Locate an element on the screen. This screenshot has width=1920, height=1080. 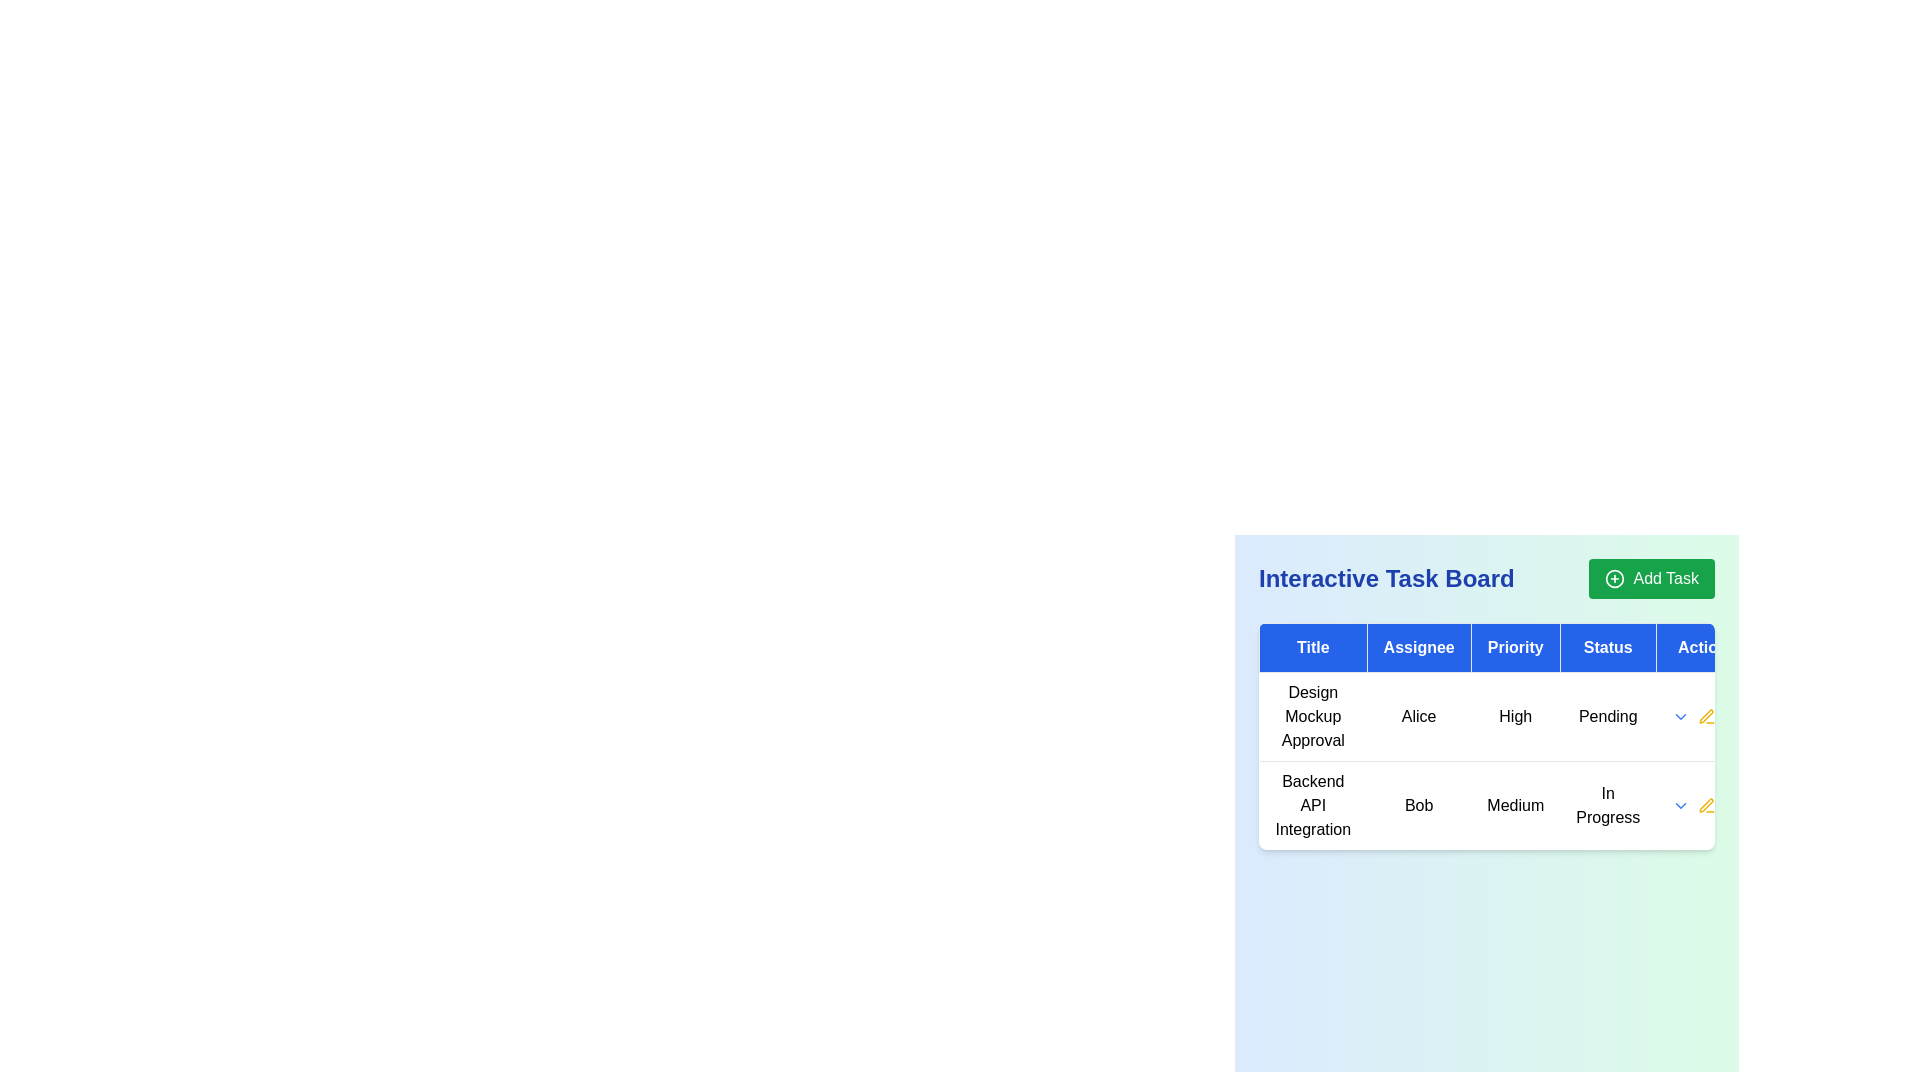
the 'Status' text label in the second row of the 'Interactive Task Board', which indicates the current status of the corresponding task is located at coordinates (1608, 804).